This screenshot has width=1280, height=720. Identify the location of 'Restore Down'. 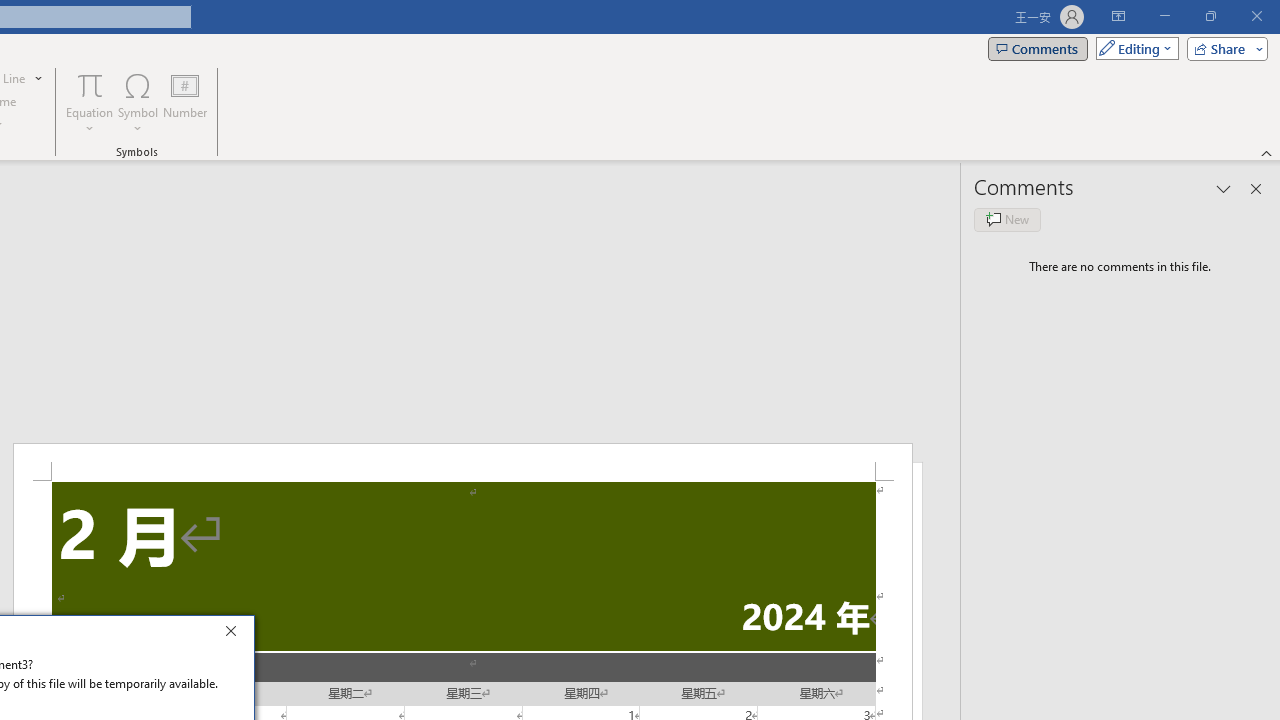
(1209, 16).